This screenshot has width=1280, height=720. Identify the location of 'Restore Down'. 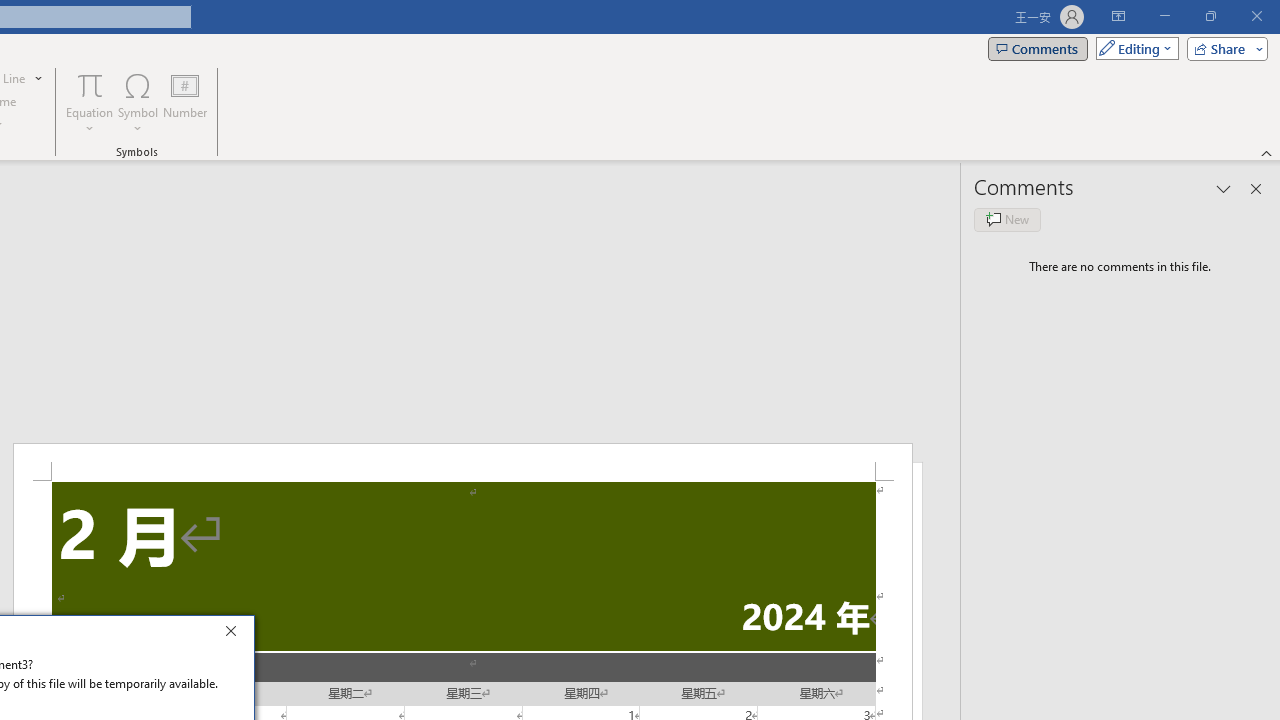
(1209, 16).